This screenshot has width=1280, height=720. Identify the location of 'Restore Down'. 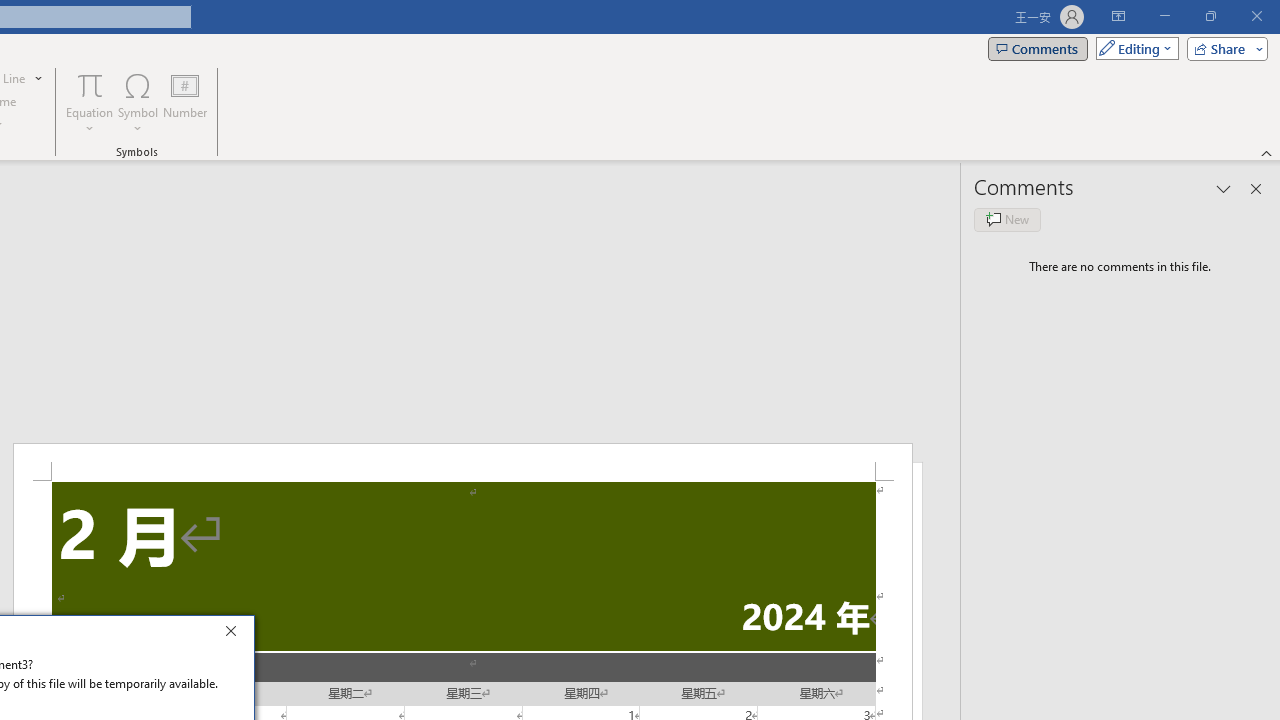
(1209, 16).